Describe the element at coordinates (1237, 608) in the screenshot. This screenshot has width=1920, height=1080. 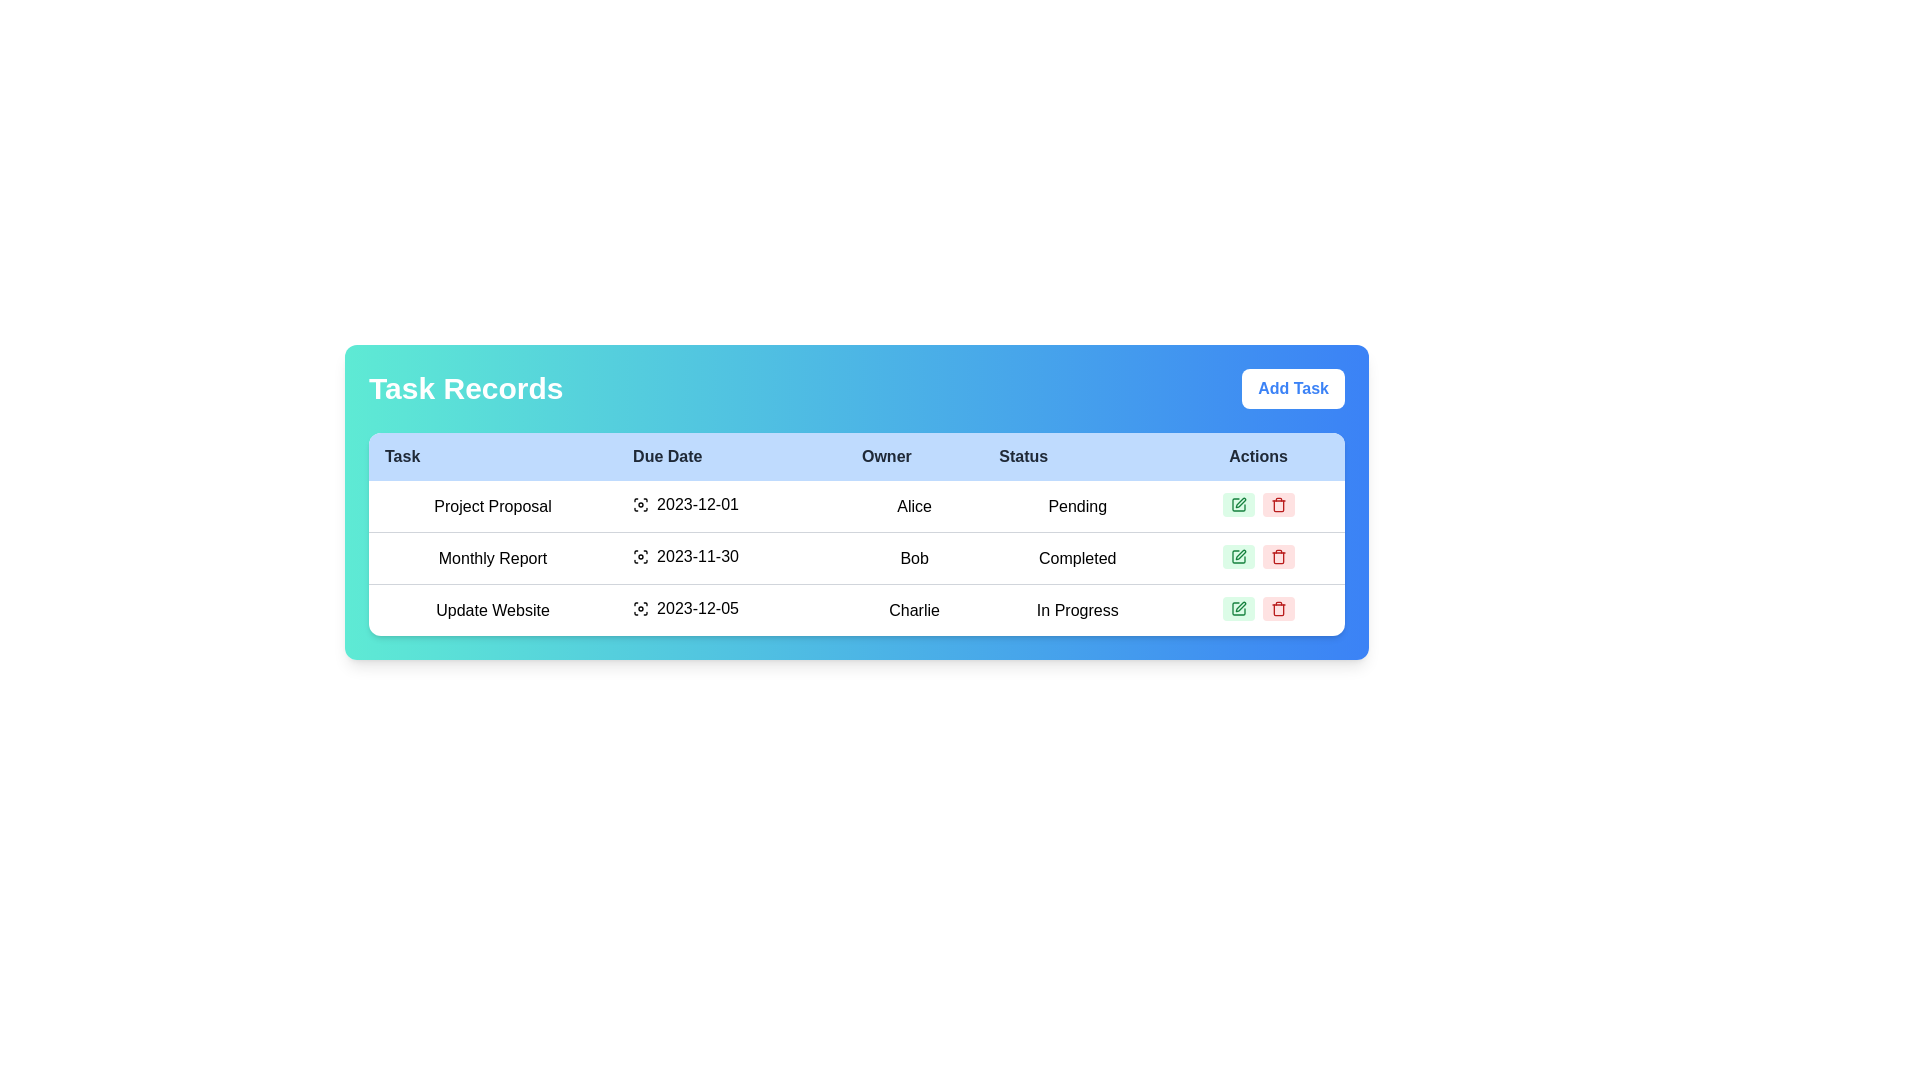
I see `the edit button located in the third row of the table under the 'Actions' column` at that location.